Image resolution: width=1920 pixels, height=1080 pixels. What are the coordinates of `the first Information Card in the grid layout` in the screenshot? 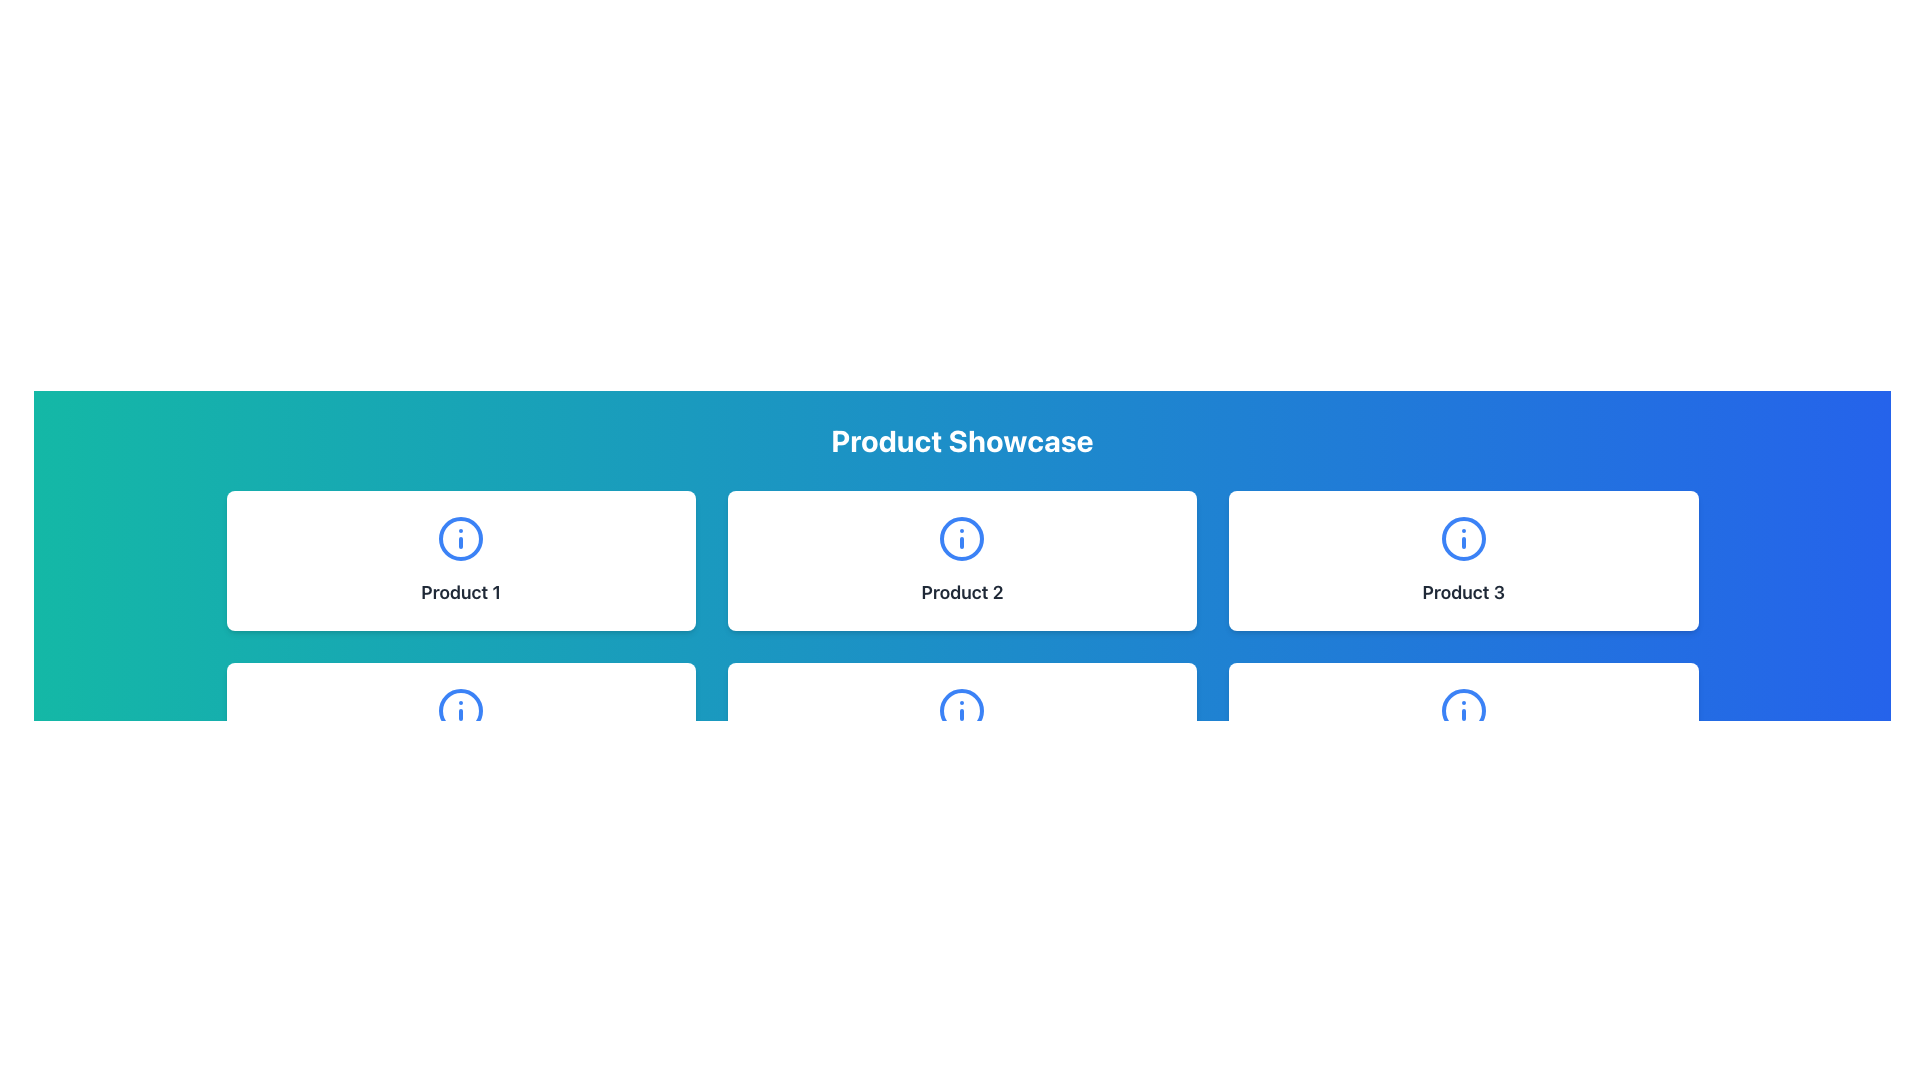 It's located at (460, 560).